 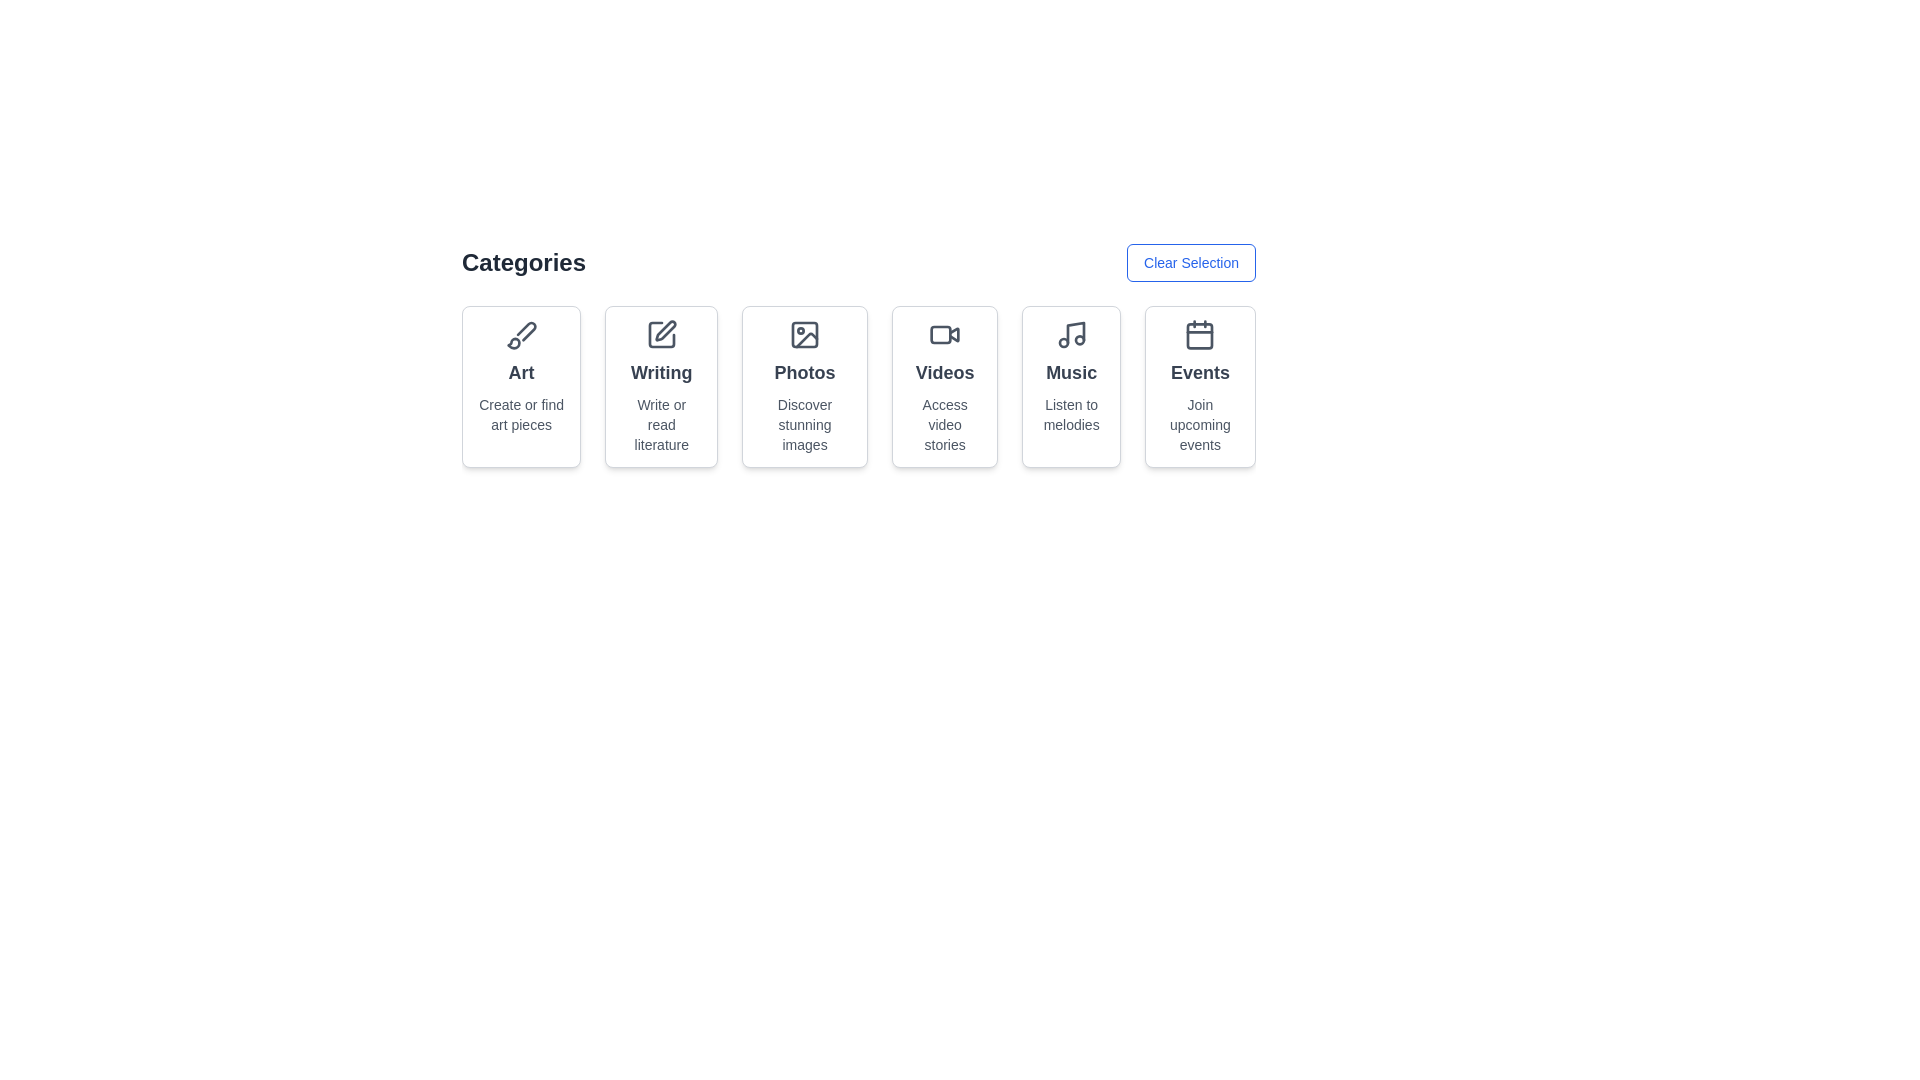 What do you see at coordinates (1074, 331) in the screenshot?
I see `the vertical note structure of the music note icon within the 'Music' category card, which is the third card from the left` at bounding box center [1074, 331].